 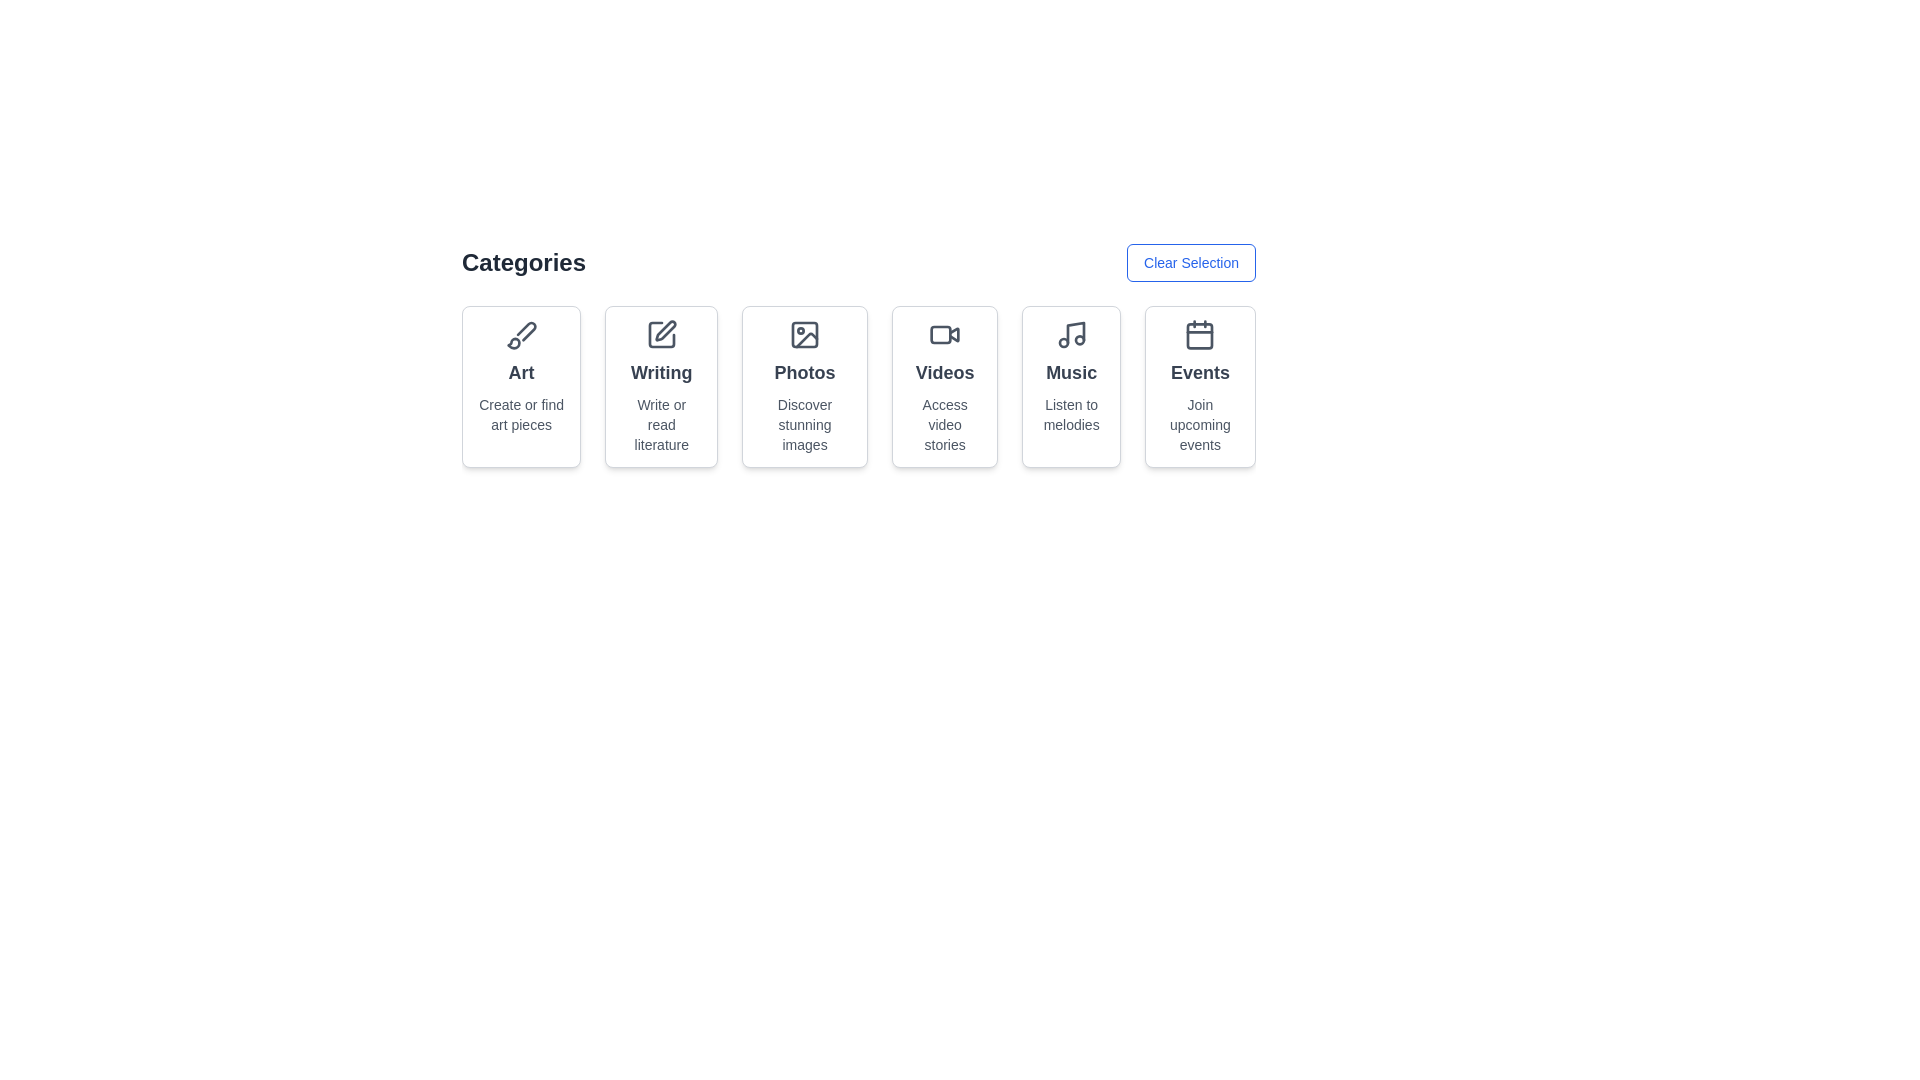 What do you see at coordinates (1074, 331) in the screenshot?
I see `the vertical note structure of the music note icon within the 'Music' category card, which is the third card from the left` at bounding box center [1074, 331].